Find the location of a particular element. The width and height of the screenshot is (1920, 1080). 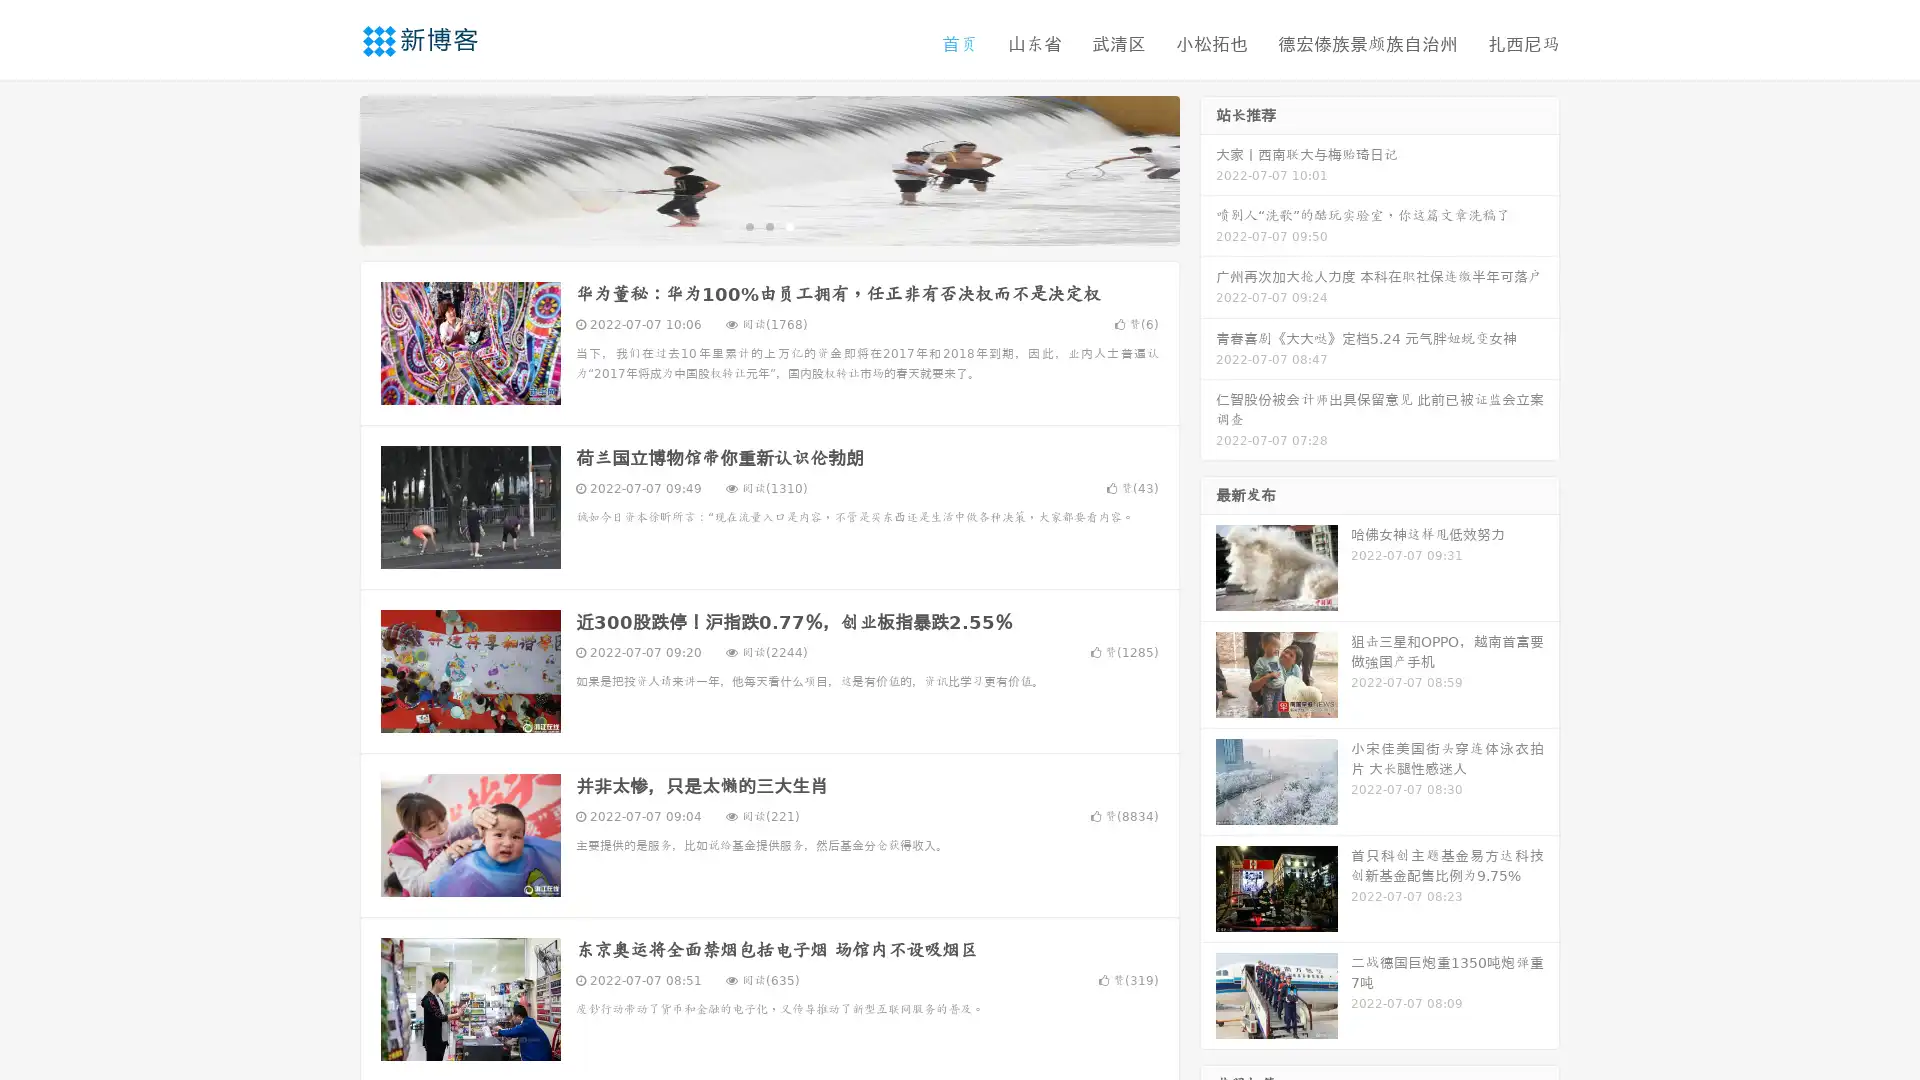

Next slide is located at coordinates (1208, 168).